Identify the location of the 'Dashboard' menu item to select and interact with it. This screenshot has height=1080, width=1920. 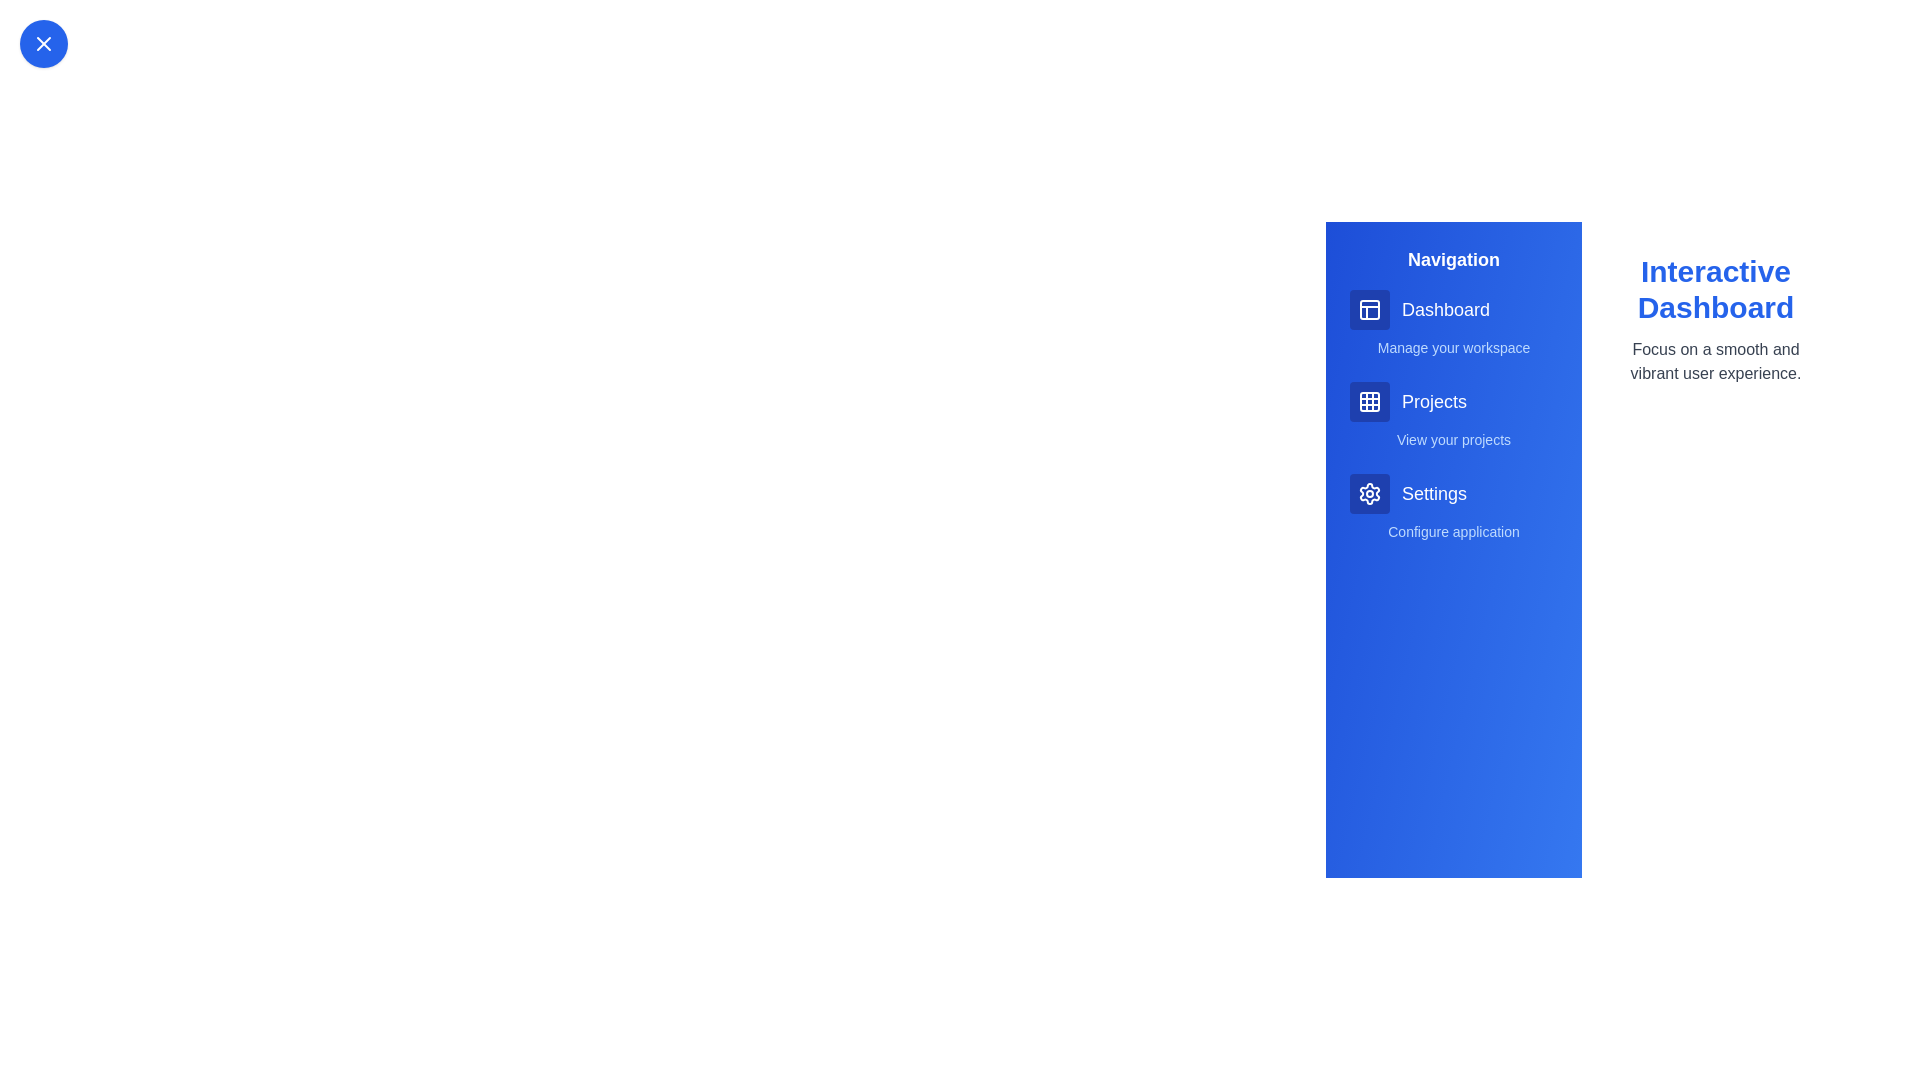
(1454, 309).